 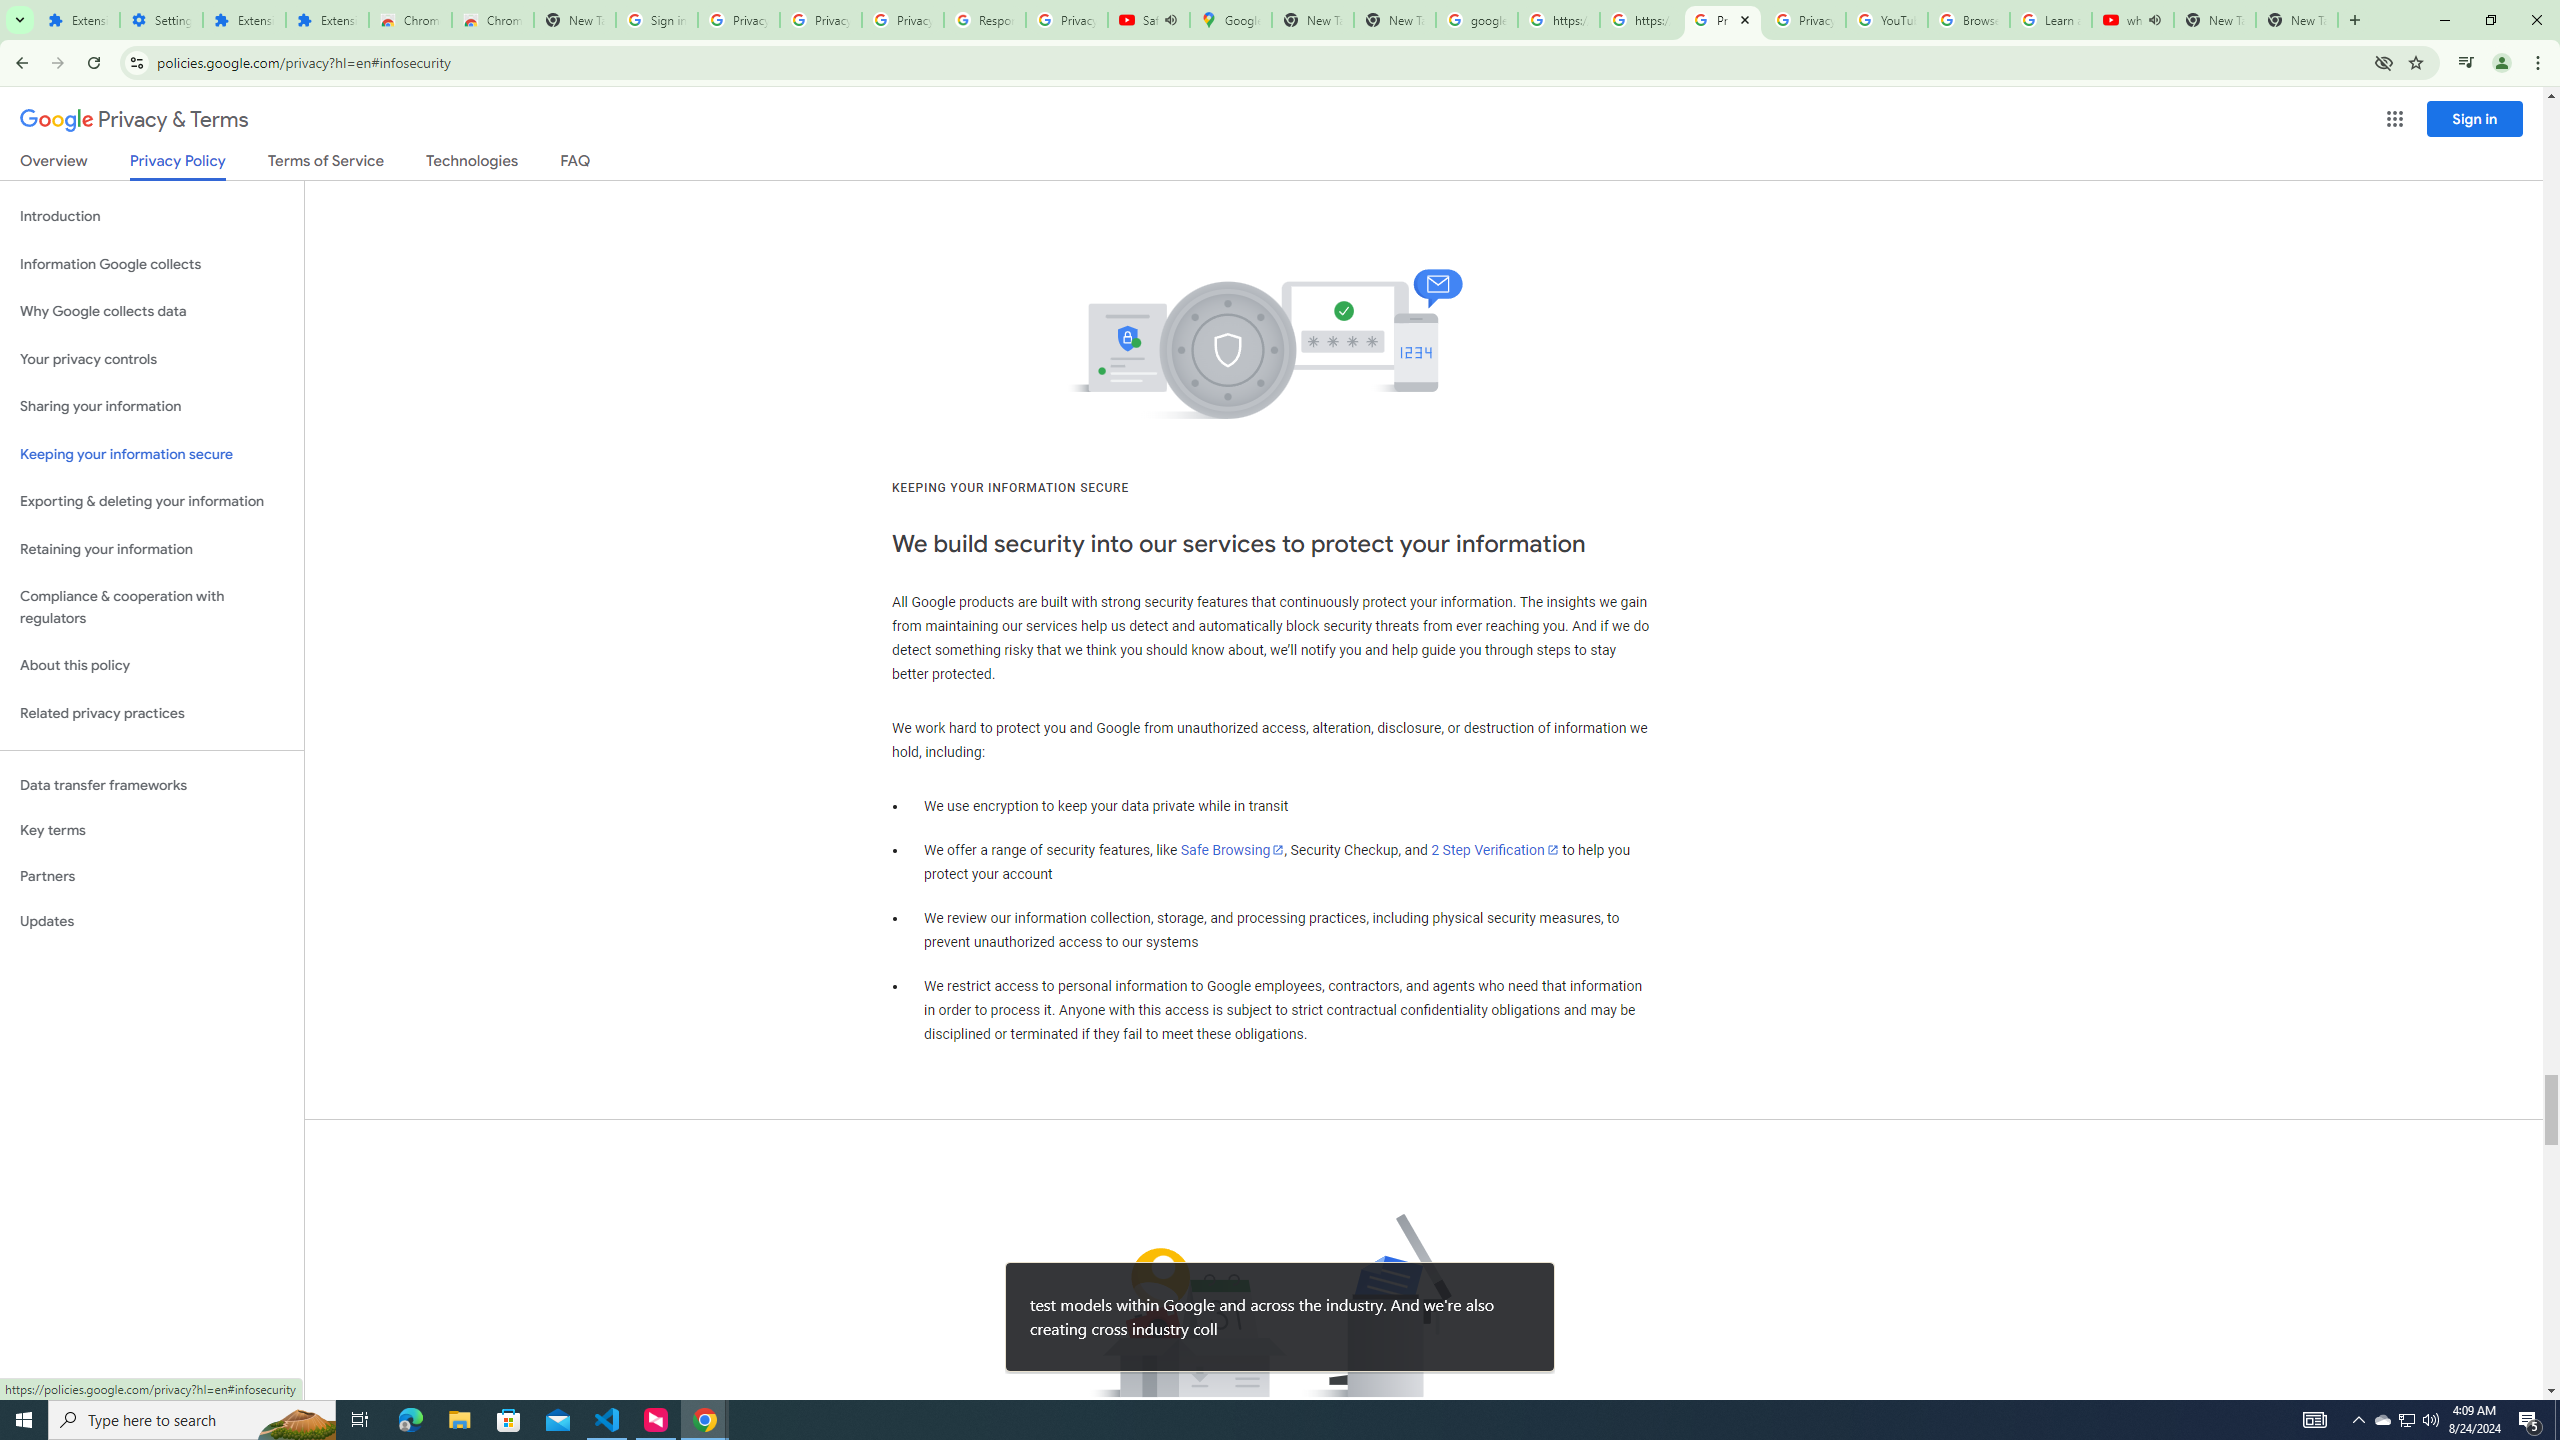 I want to click on 'Settings', so click(x=160, y=19).